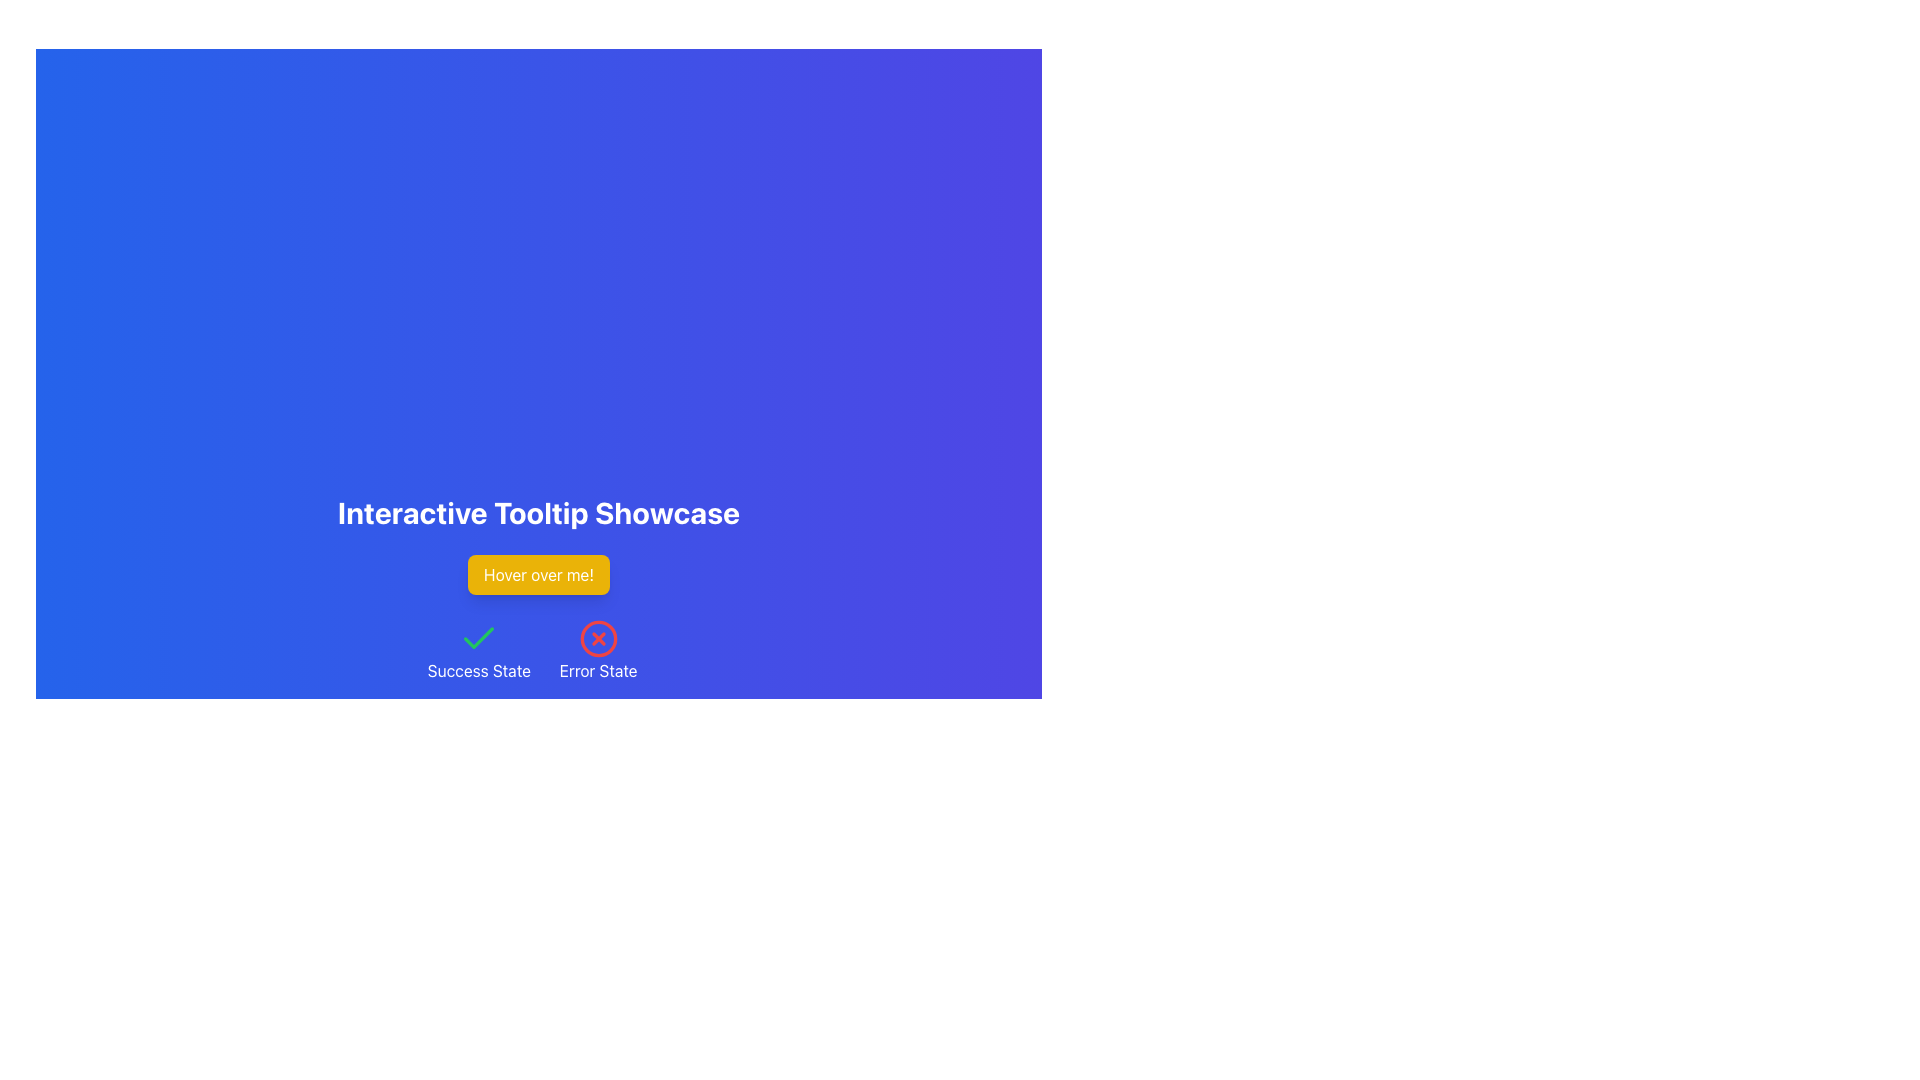 Image resolution: width=1920 pixels, height=1080 pixels. What do you see at coordinates (478, 639) in the screenshot?
I see `the visual state of the 'success' icon located towards the left of the bottom section of the interface, adjacent to the 'Error State' icon` at bounding box center [478, 639].